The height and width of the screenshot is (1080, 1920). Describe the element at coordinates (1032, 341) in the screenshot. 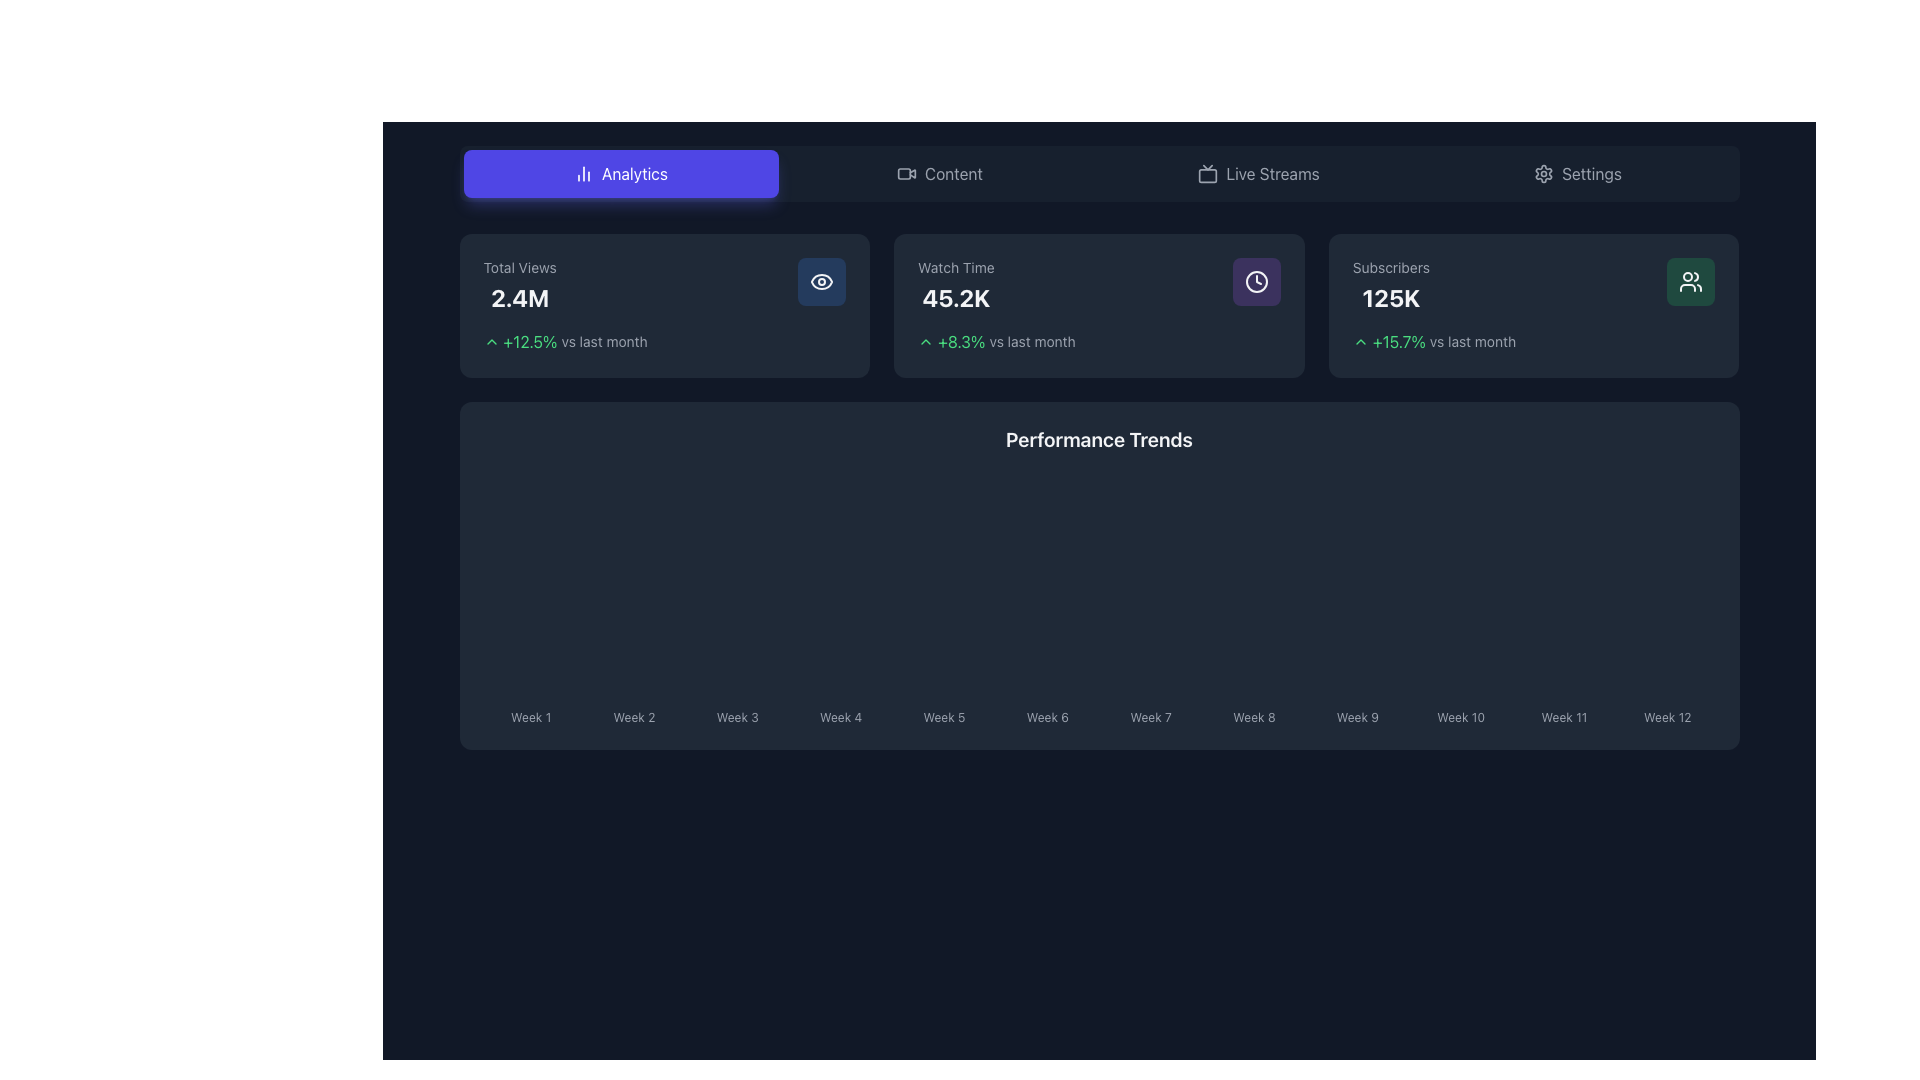

I see `the text label displaying 'vs last month', which is styled in a small, light gray font and positioned to the right of the green text '+8.3%' in the middle card of the 'Watch Time' section` at that location.